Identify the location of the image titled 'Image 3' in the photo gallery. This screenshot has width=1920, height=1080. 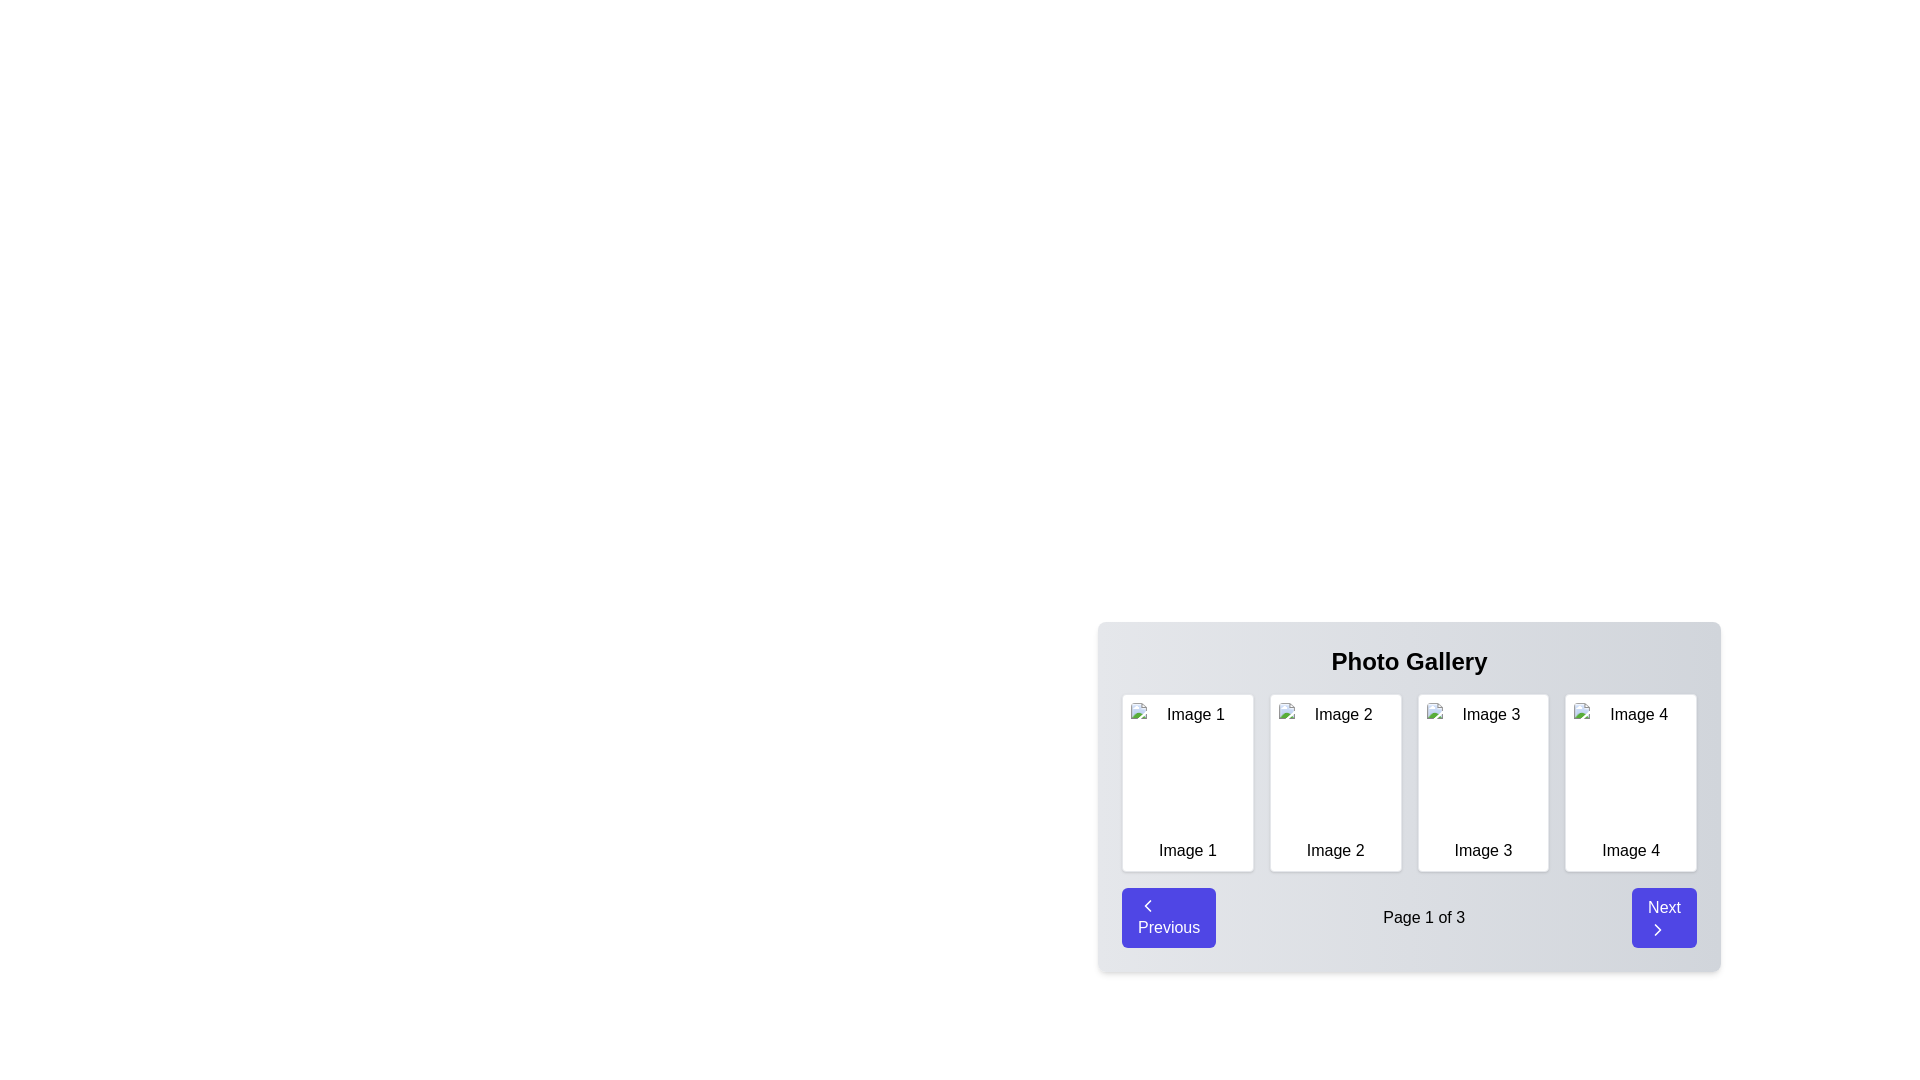
(1483, 766).